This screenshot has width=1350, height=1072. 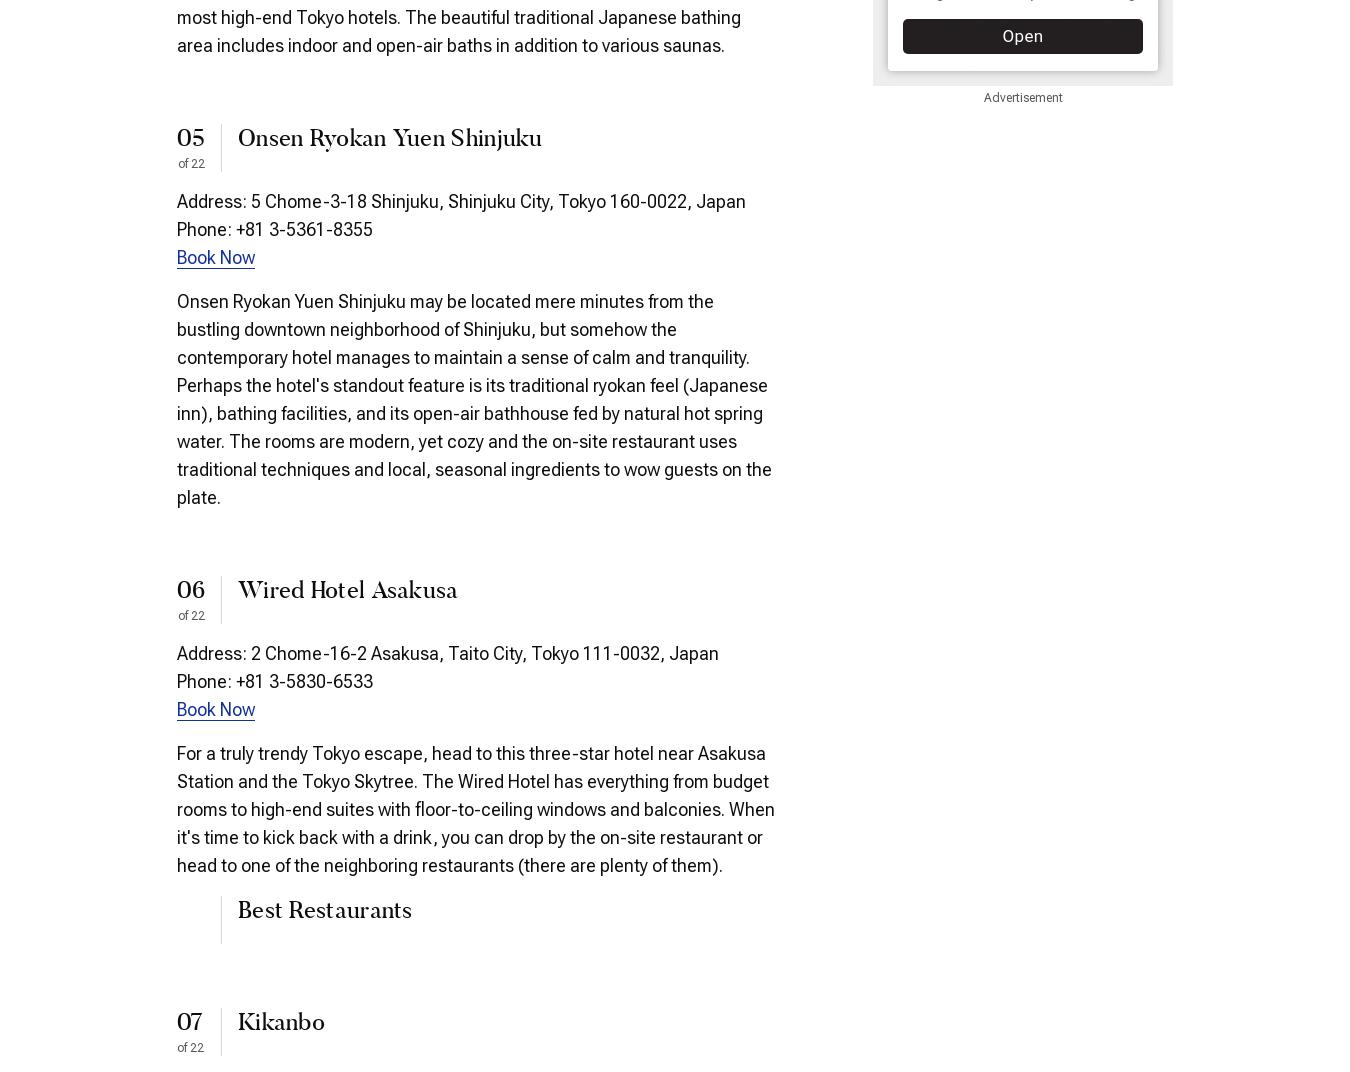 What do you see at coordinates (280, 1023) in the screenshot?
I see `'Kikanbo'` at bounding box center [280, 1023].